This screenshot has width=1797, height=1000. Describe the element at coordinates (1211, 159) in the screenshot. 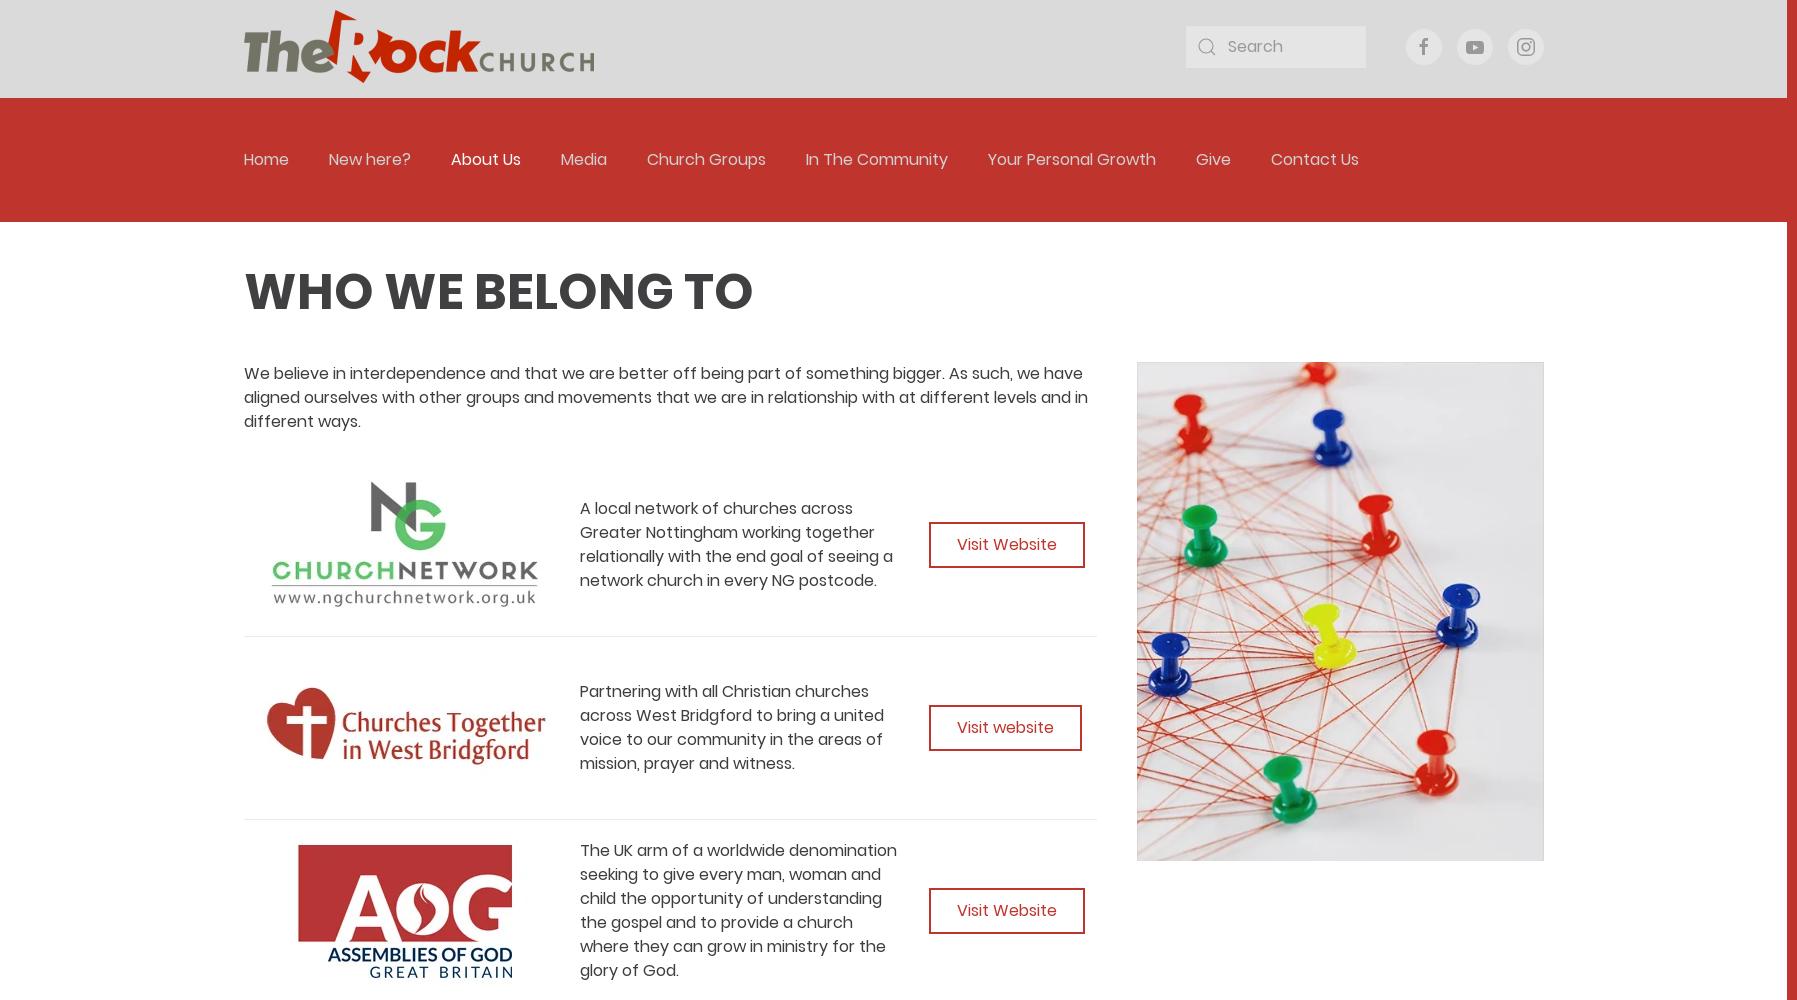

I see `'Give'` at that location.